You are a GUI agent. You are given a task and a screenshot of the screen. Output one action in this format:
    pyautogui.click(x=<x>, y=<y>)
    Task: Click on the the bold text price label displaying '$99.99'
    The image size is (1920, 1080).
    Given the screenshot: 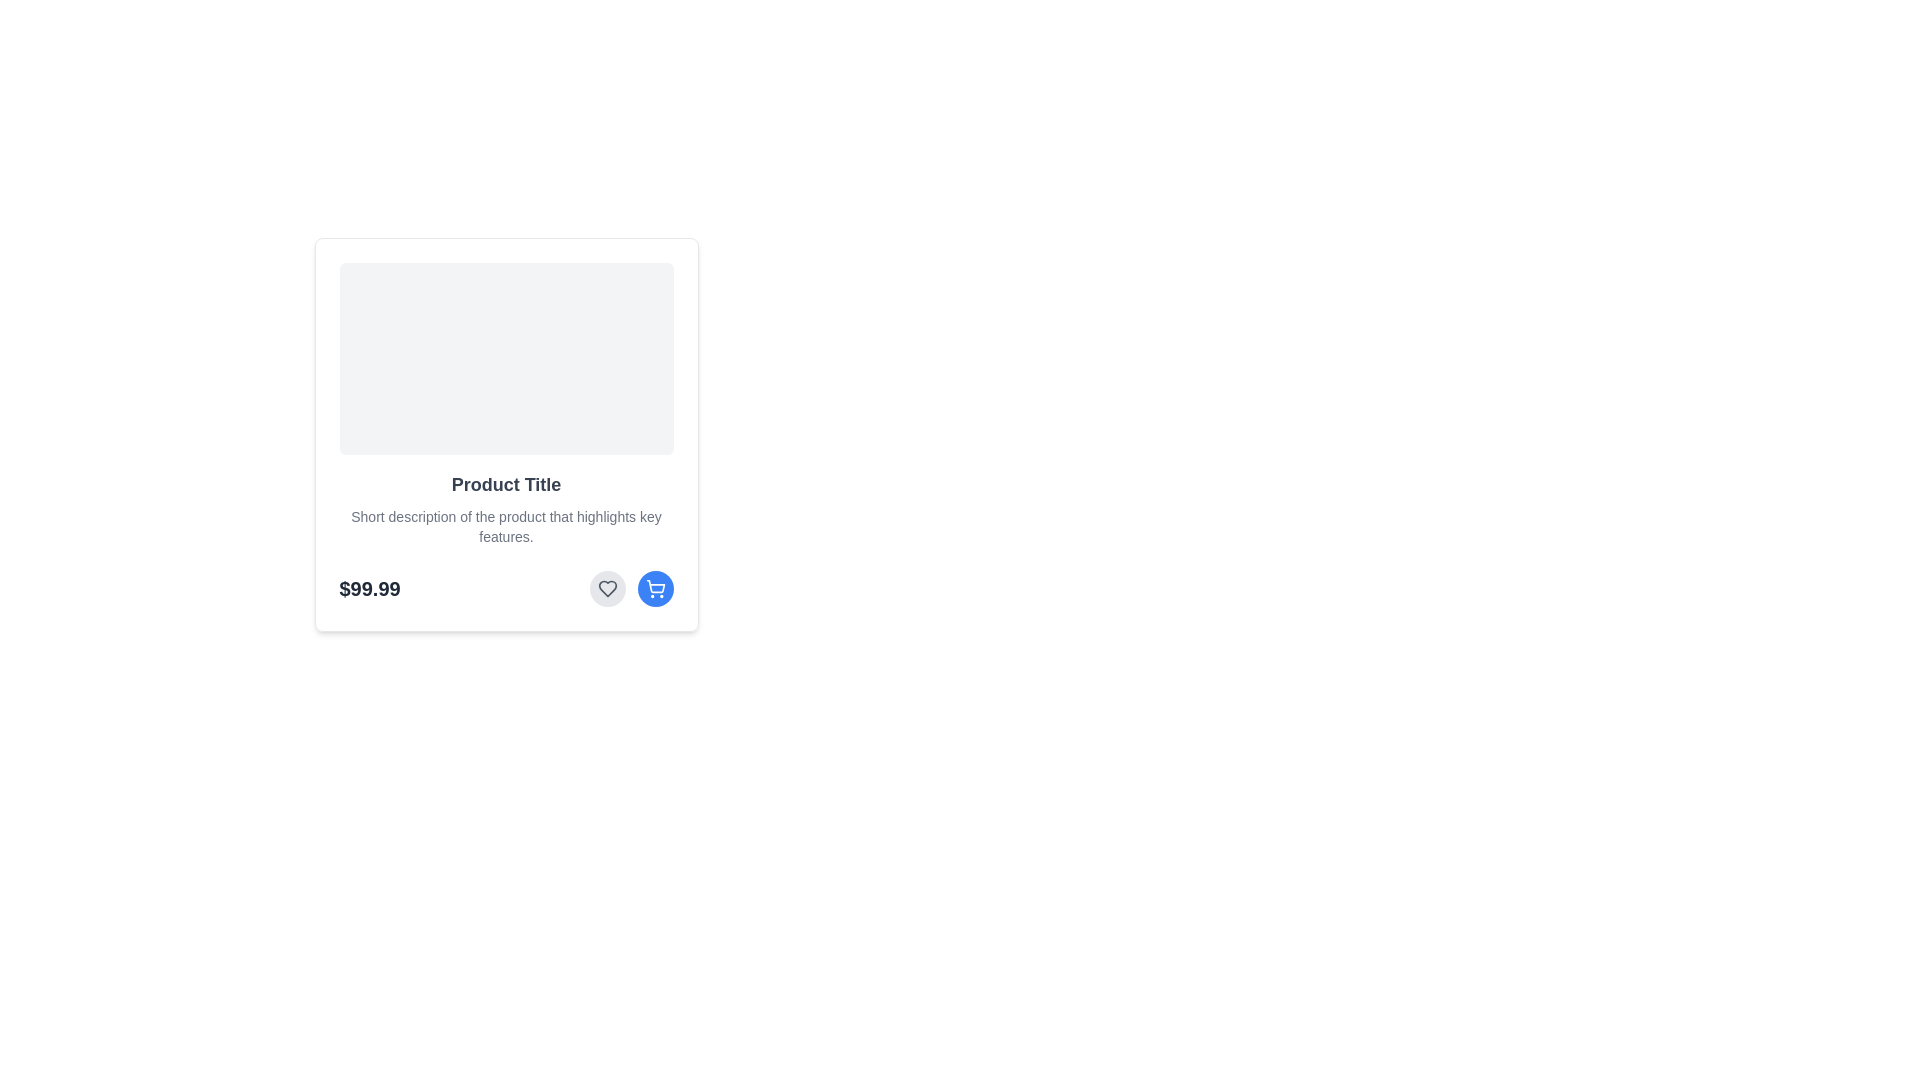 What is the action you would take?
    pyautogui.click(x=370, y=588)
    